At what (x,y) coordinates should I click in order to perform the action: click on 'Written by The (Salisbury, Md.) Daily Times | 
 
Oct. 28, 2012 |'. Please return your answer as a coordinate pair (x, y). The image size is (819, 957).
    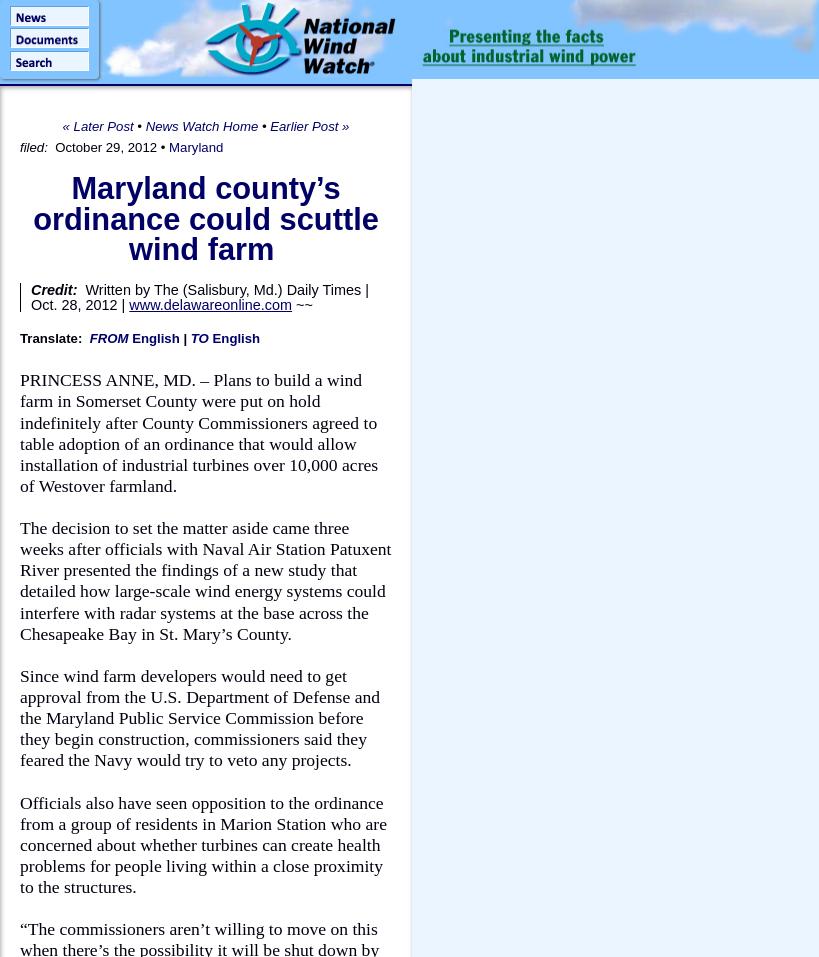
    Looking at the image, I should click on (199, 296).